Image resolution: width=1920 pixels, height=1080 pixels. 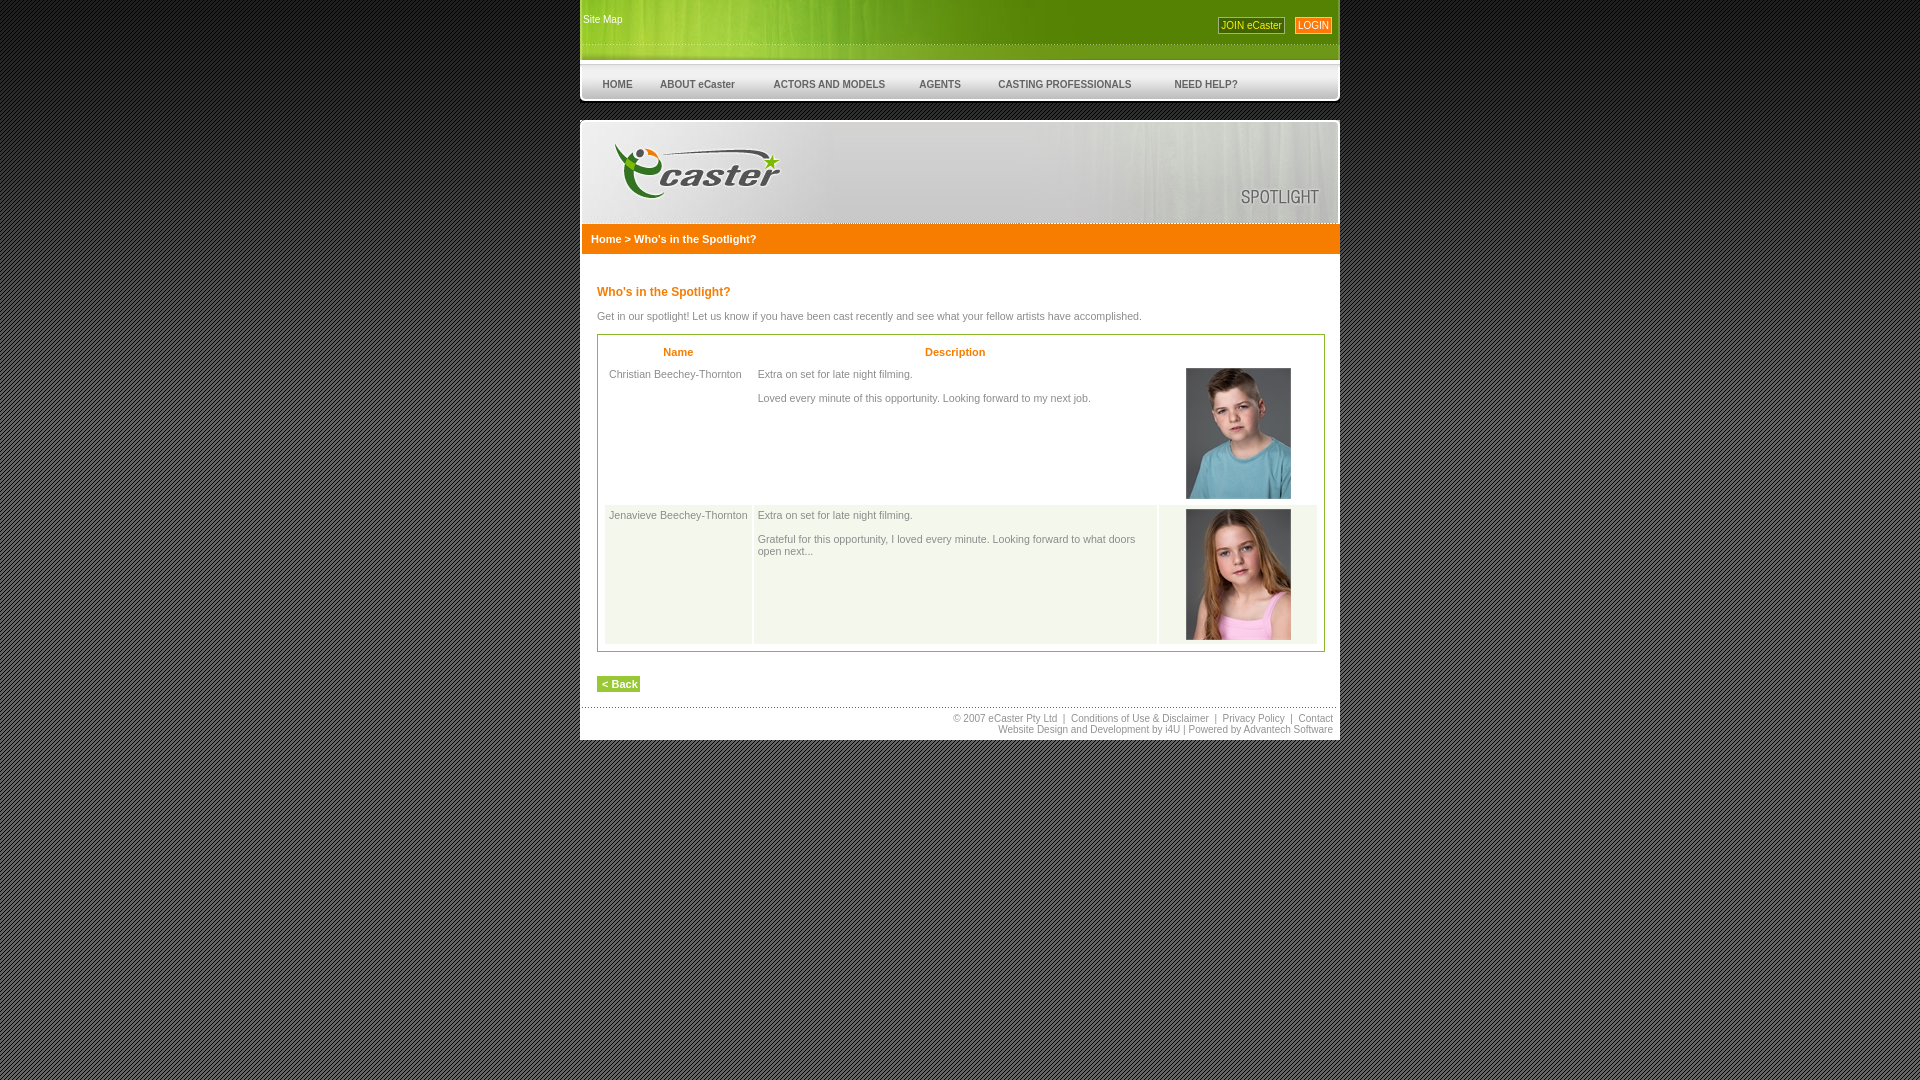 I want to click on ' HOME ', so click(x=616, y=82).